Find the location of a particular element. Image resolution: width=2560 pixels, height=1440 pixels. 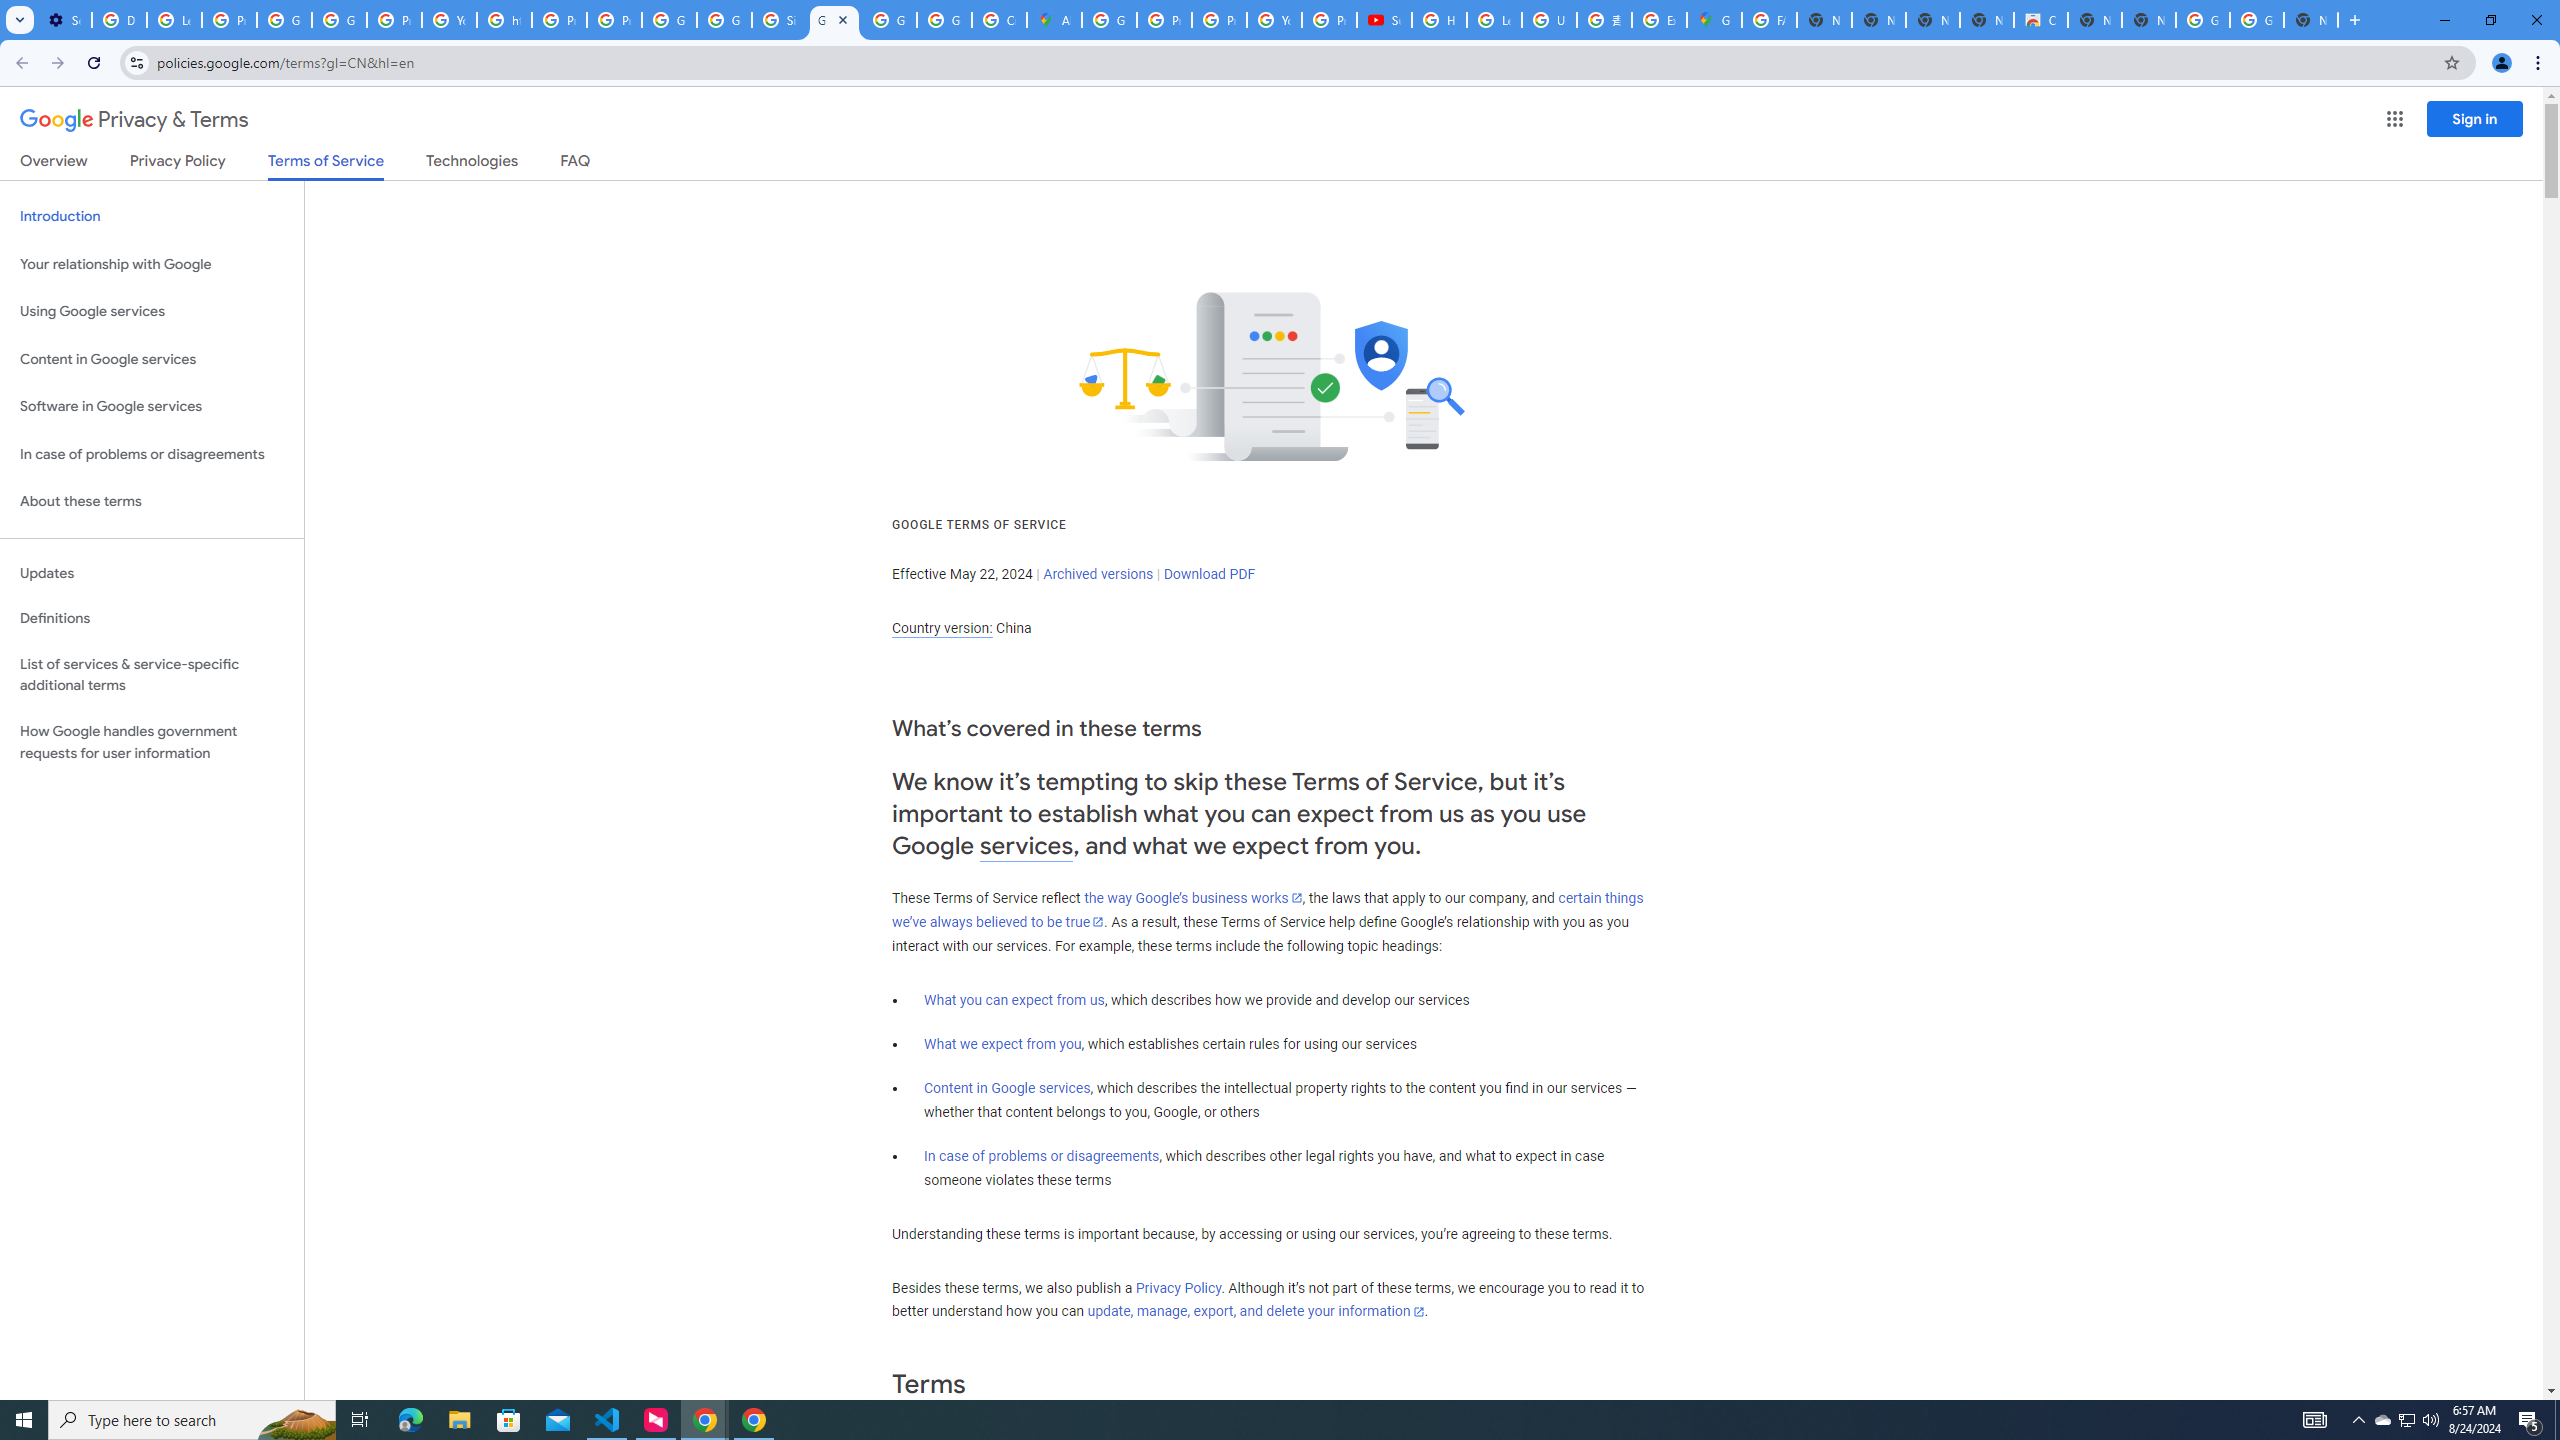

'Learn how to find your photos - Google Photos Help' is located at coordinates (174, 19).